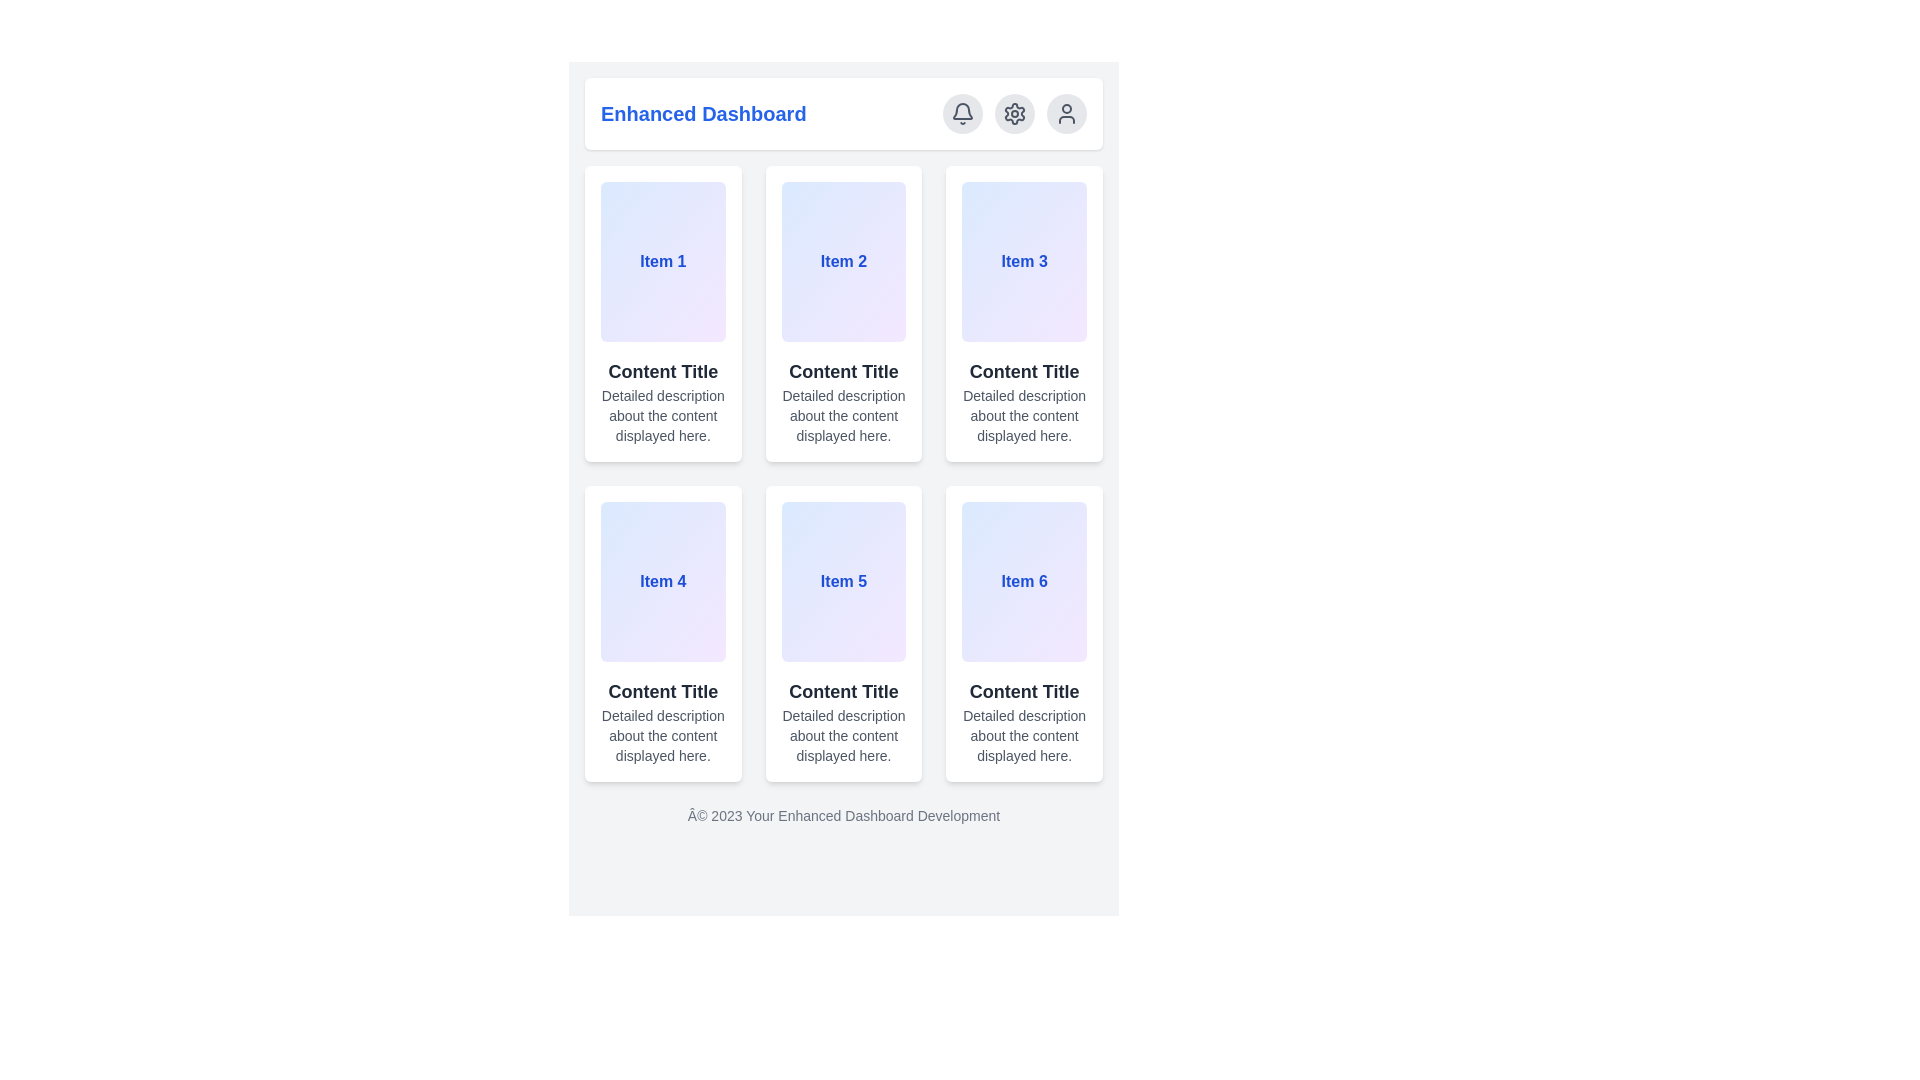 This screenshot has height=1080, width=1920. I want to click on the footer text section displaying 'Â© 2023 Your Enhanced Dashboard Development', which is styled with centered alignment and gray color, located at the bottom of the page, so click(844, 816).